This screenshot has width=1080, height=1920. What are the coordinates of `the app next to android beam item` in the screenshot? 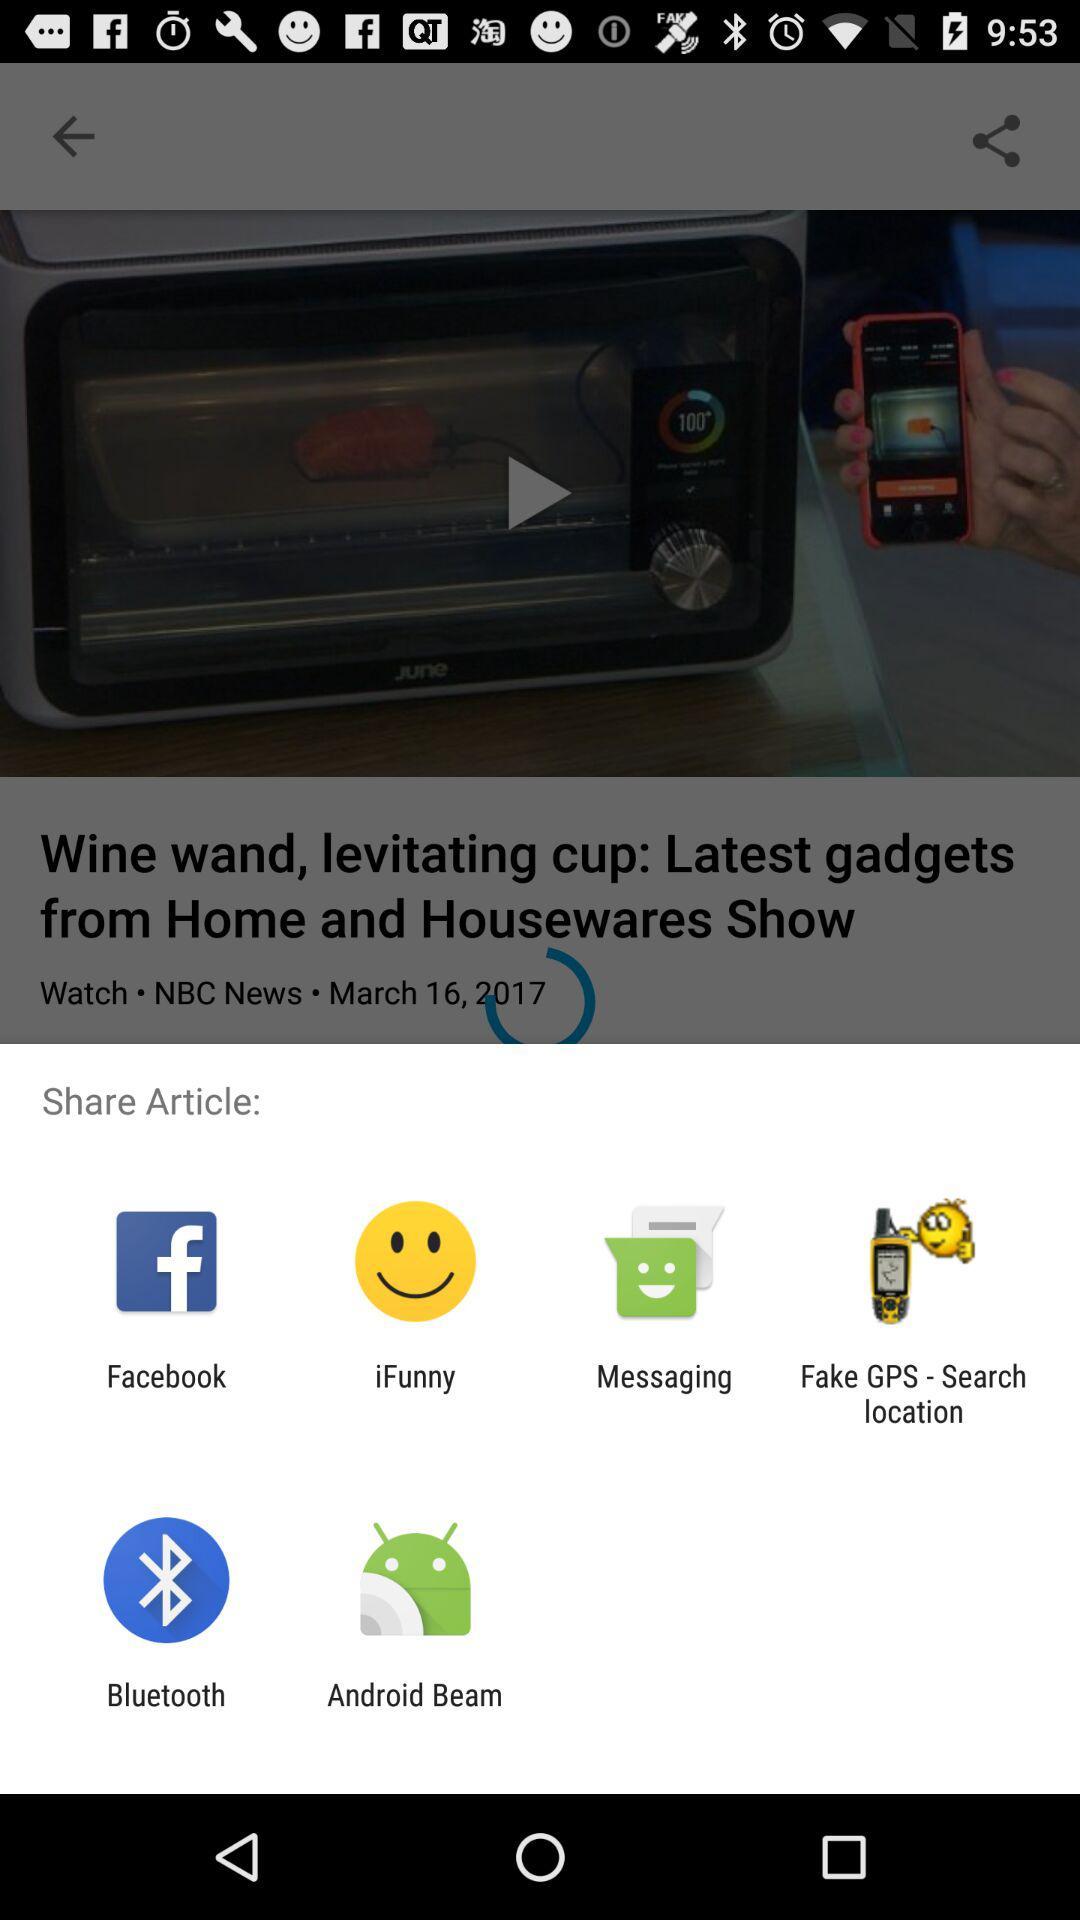 It's located at (165, 1711).